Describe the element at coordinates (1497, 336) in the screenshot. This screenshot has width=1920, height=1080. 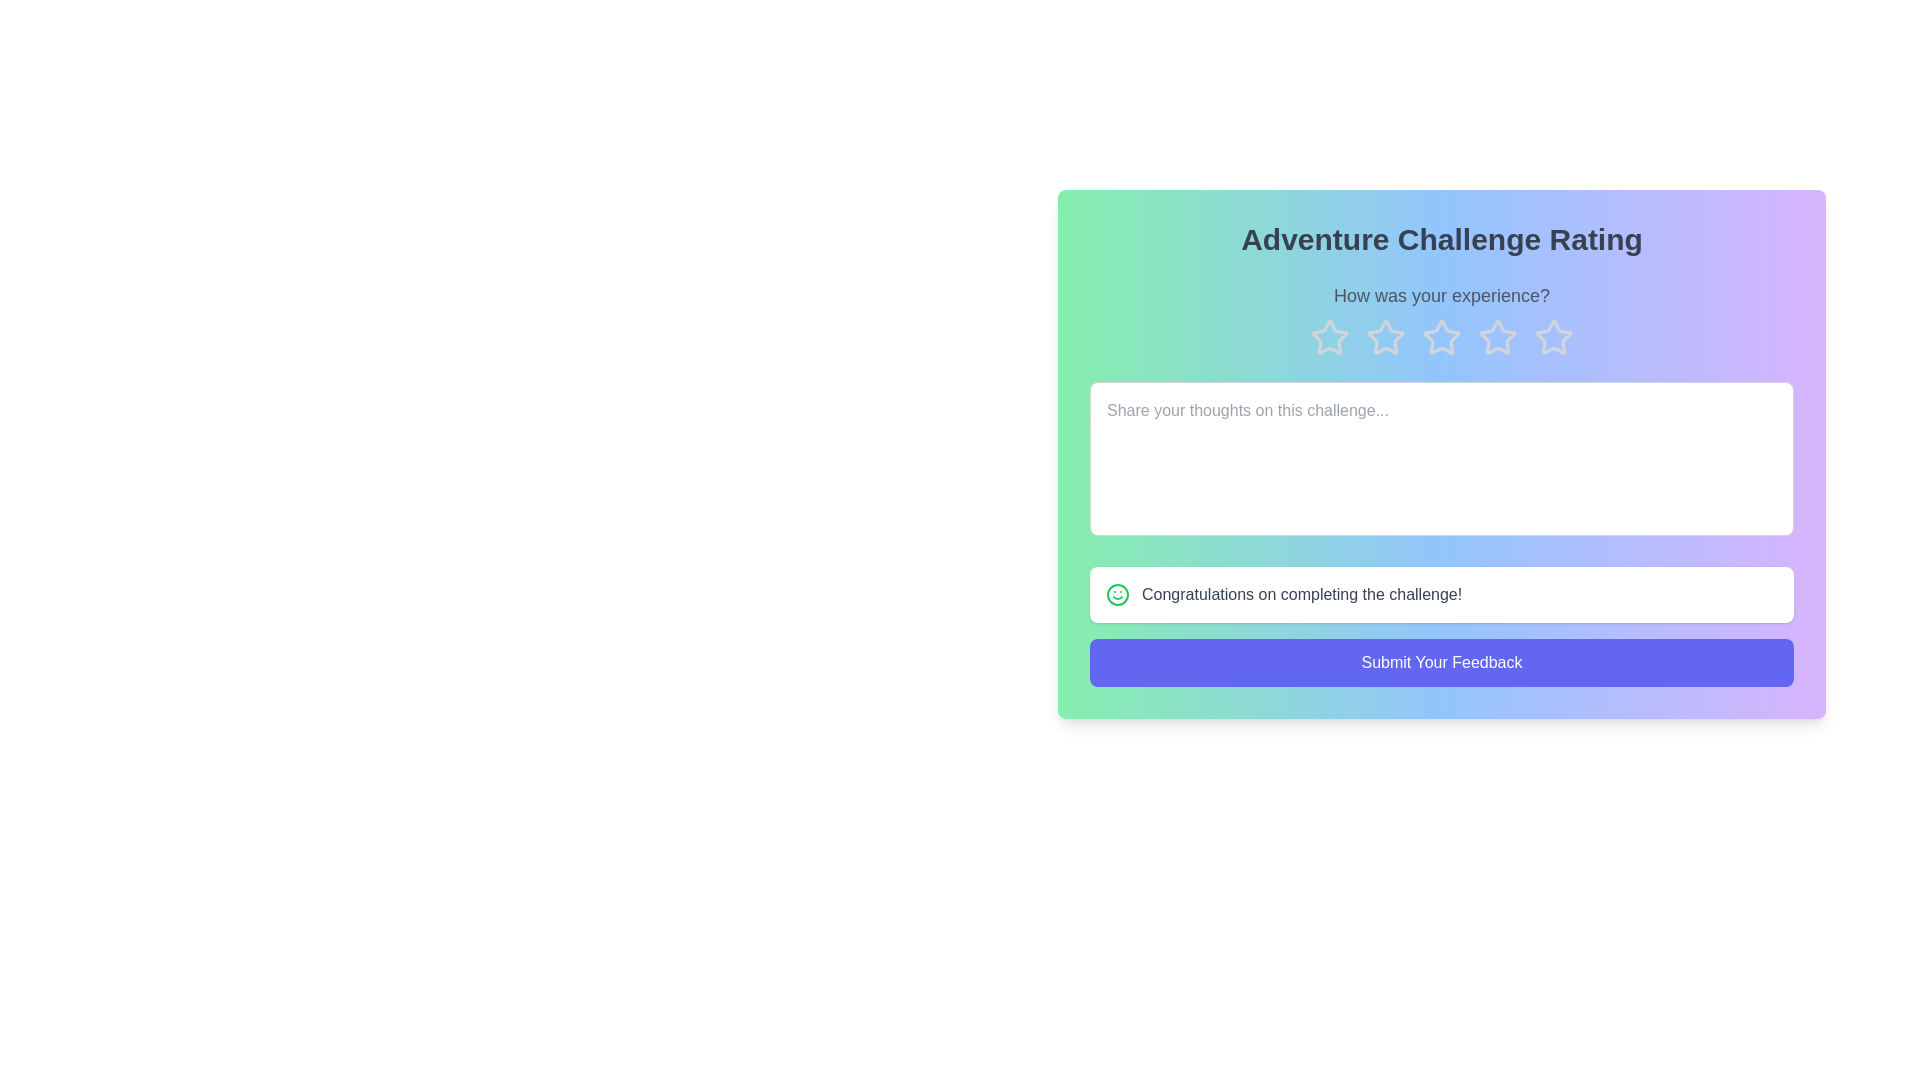
I see `the third rating star icon` at that location.